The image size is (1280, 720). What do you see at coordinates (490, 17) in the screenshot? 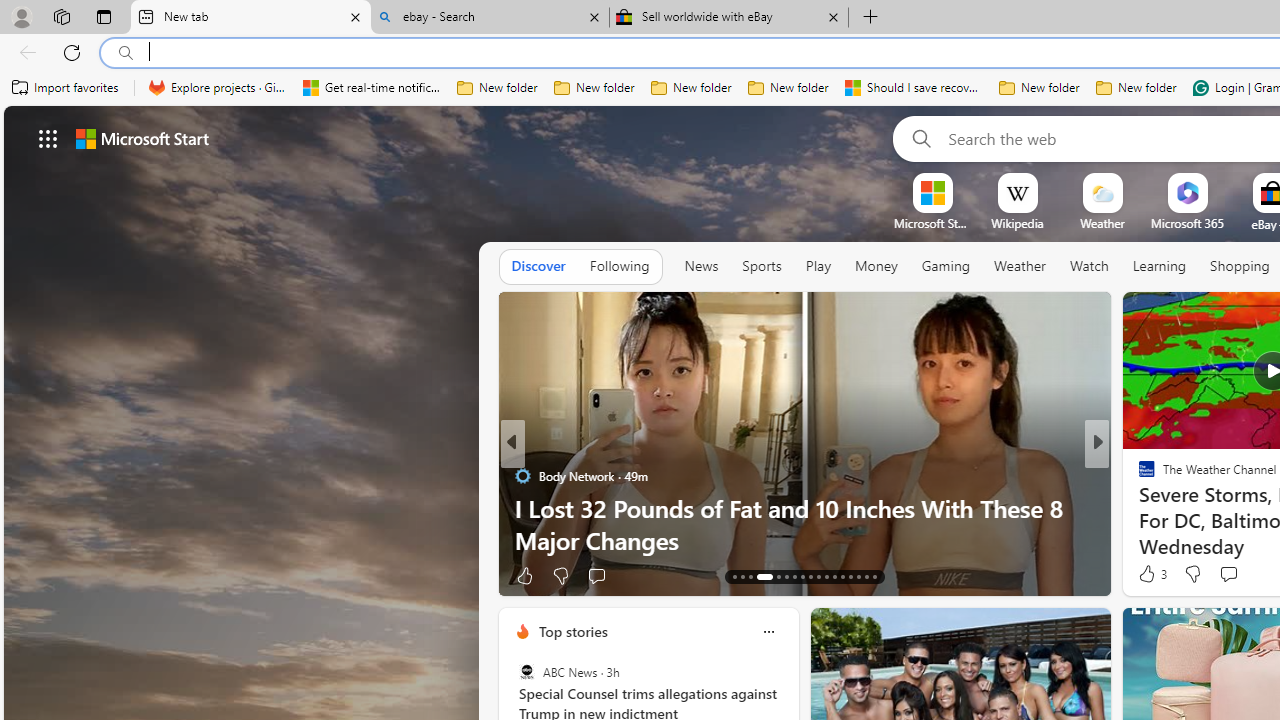
I see `'ebay - Search'` at bounding box center [490, 17].